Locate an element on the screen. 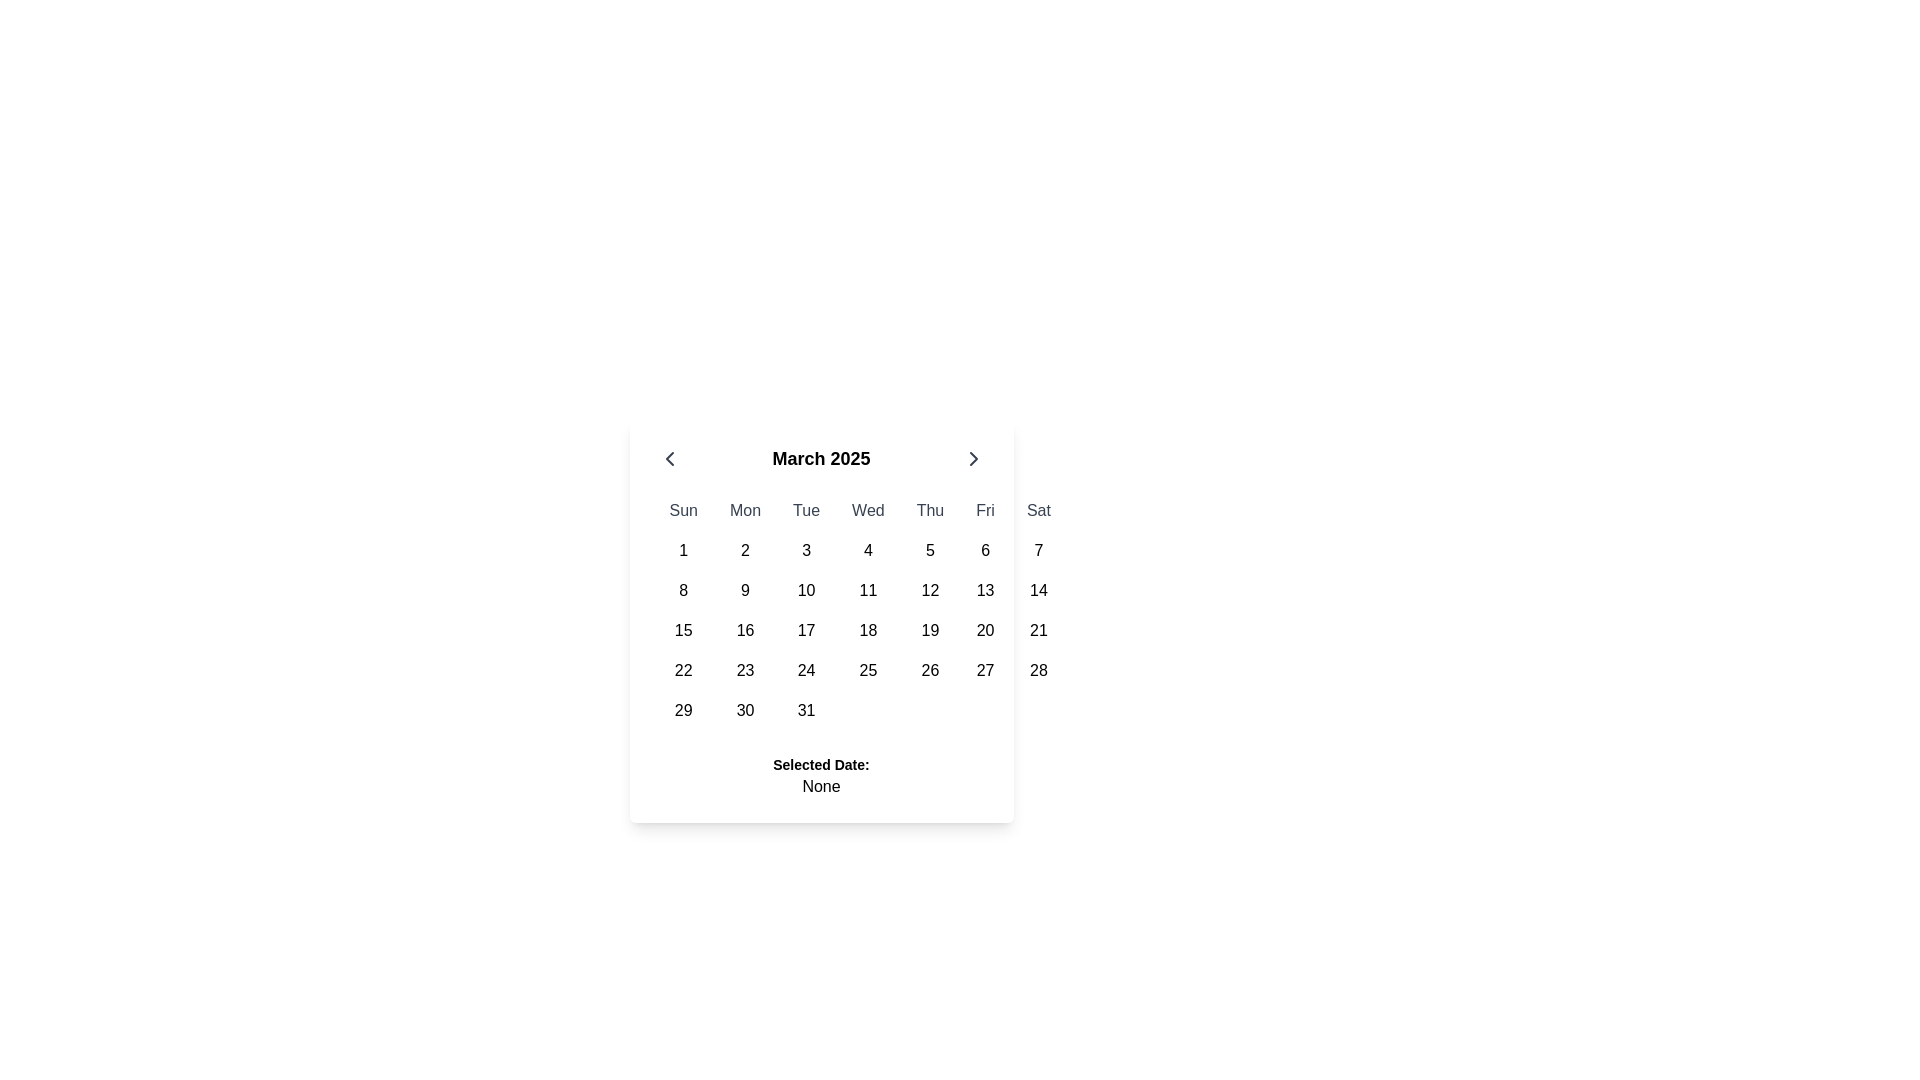 The width and height of the screenshot is (1920, 1080). the leftmost button representing the date '29' in the calendar interface is located at coordinates (683, 709).